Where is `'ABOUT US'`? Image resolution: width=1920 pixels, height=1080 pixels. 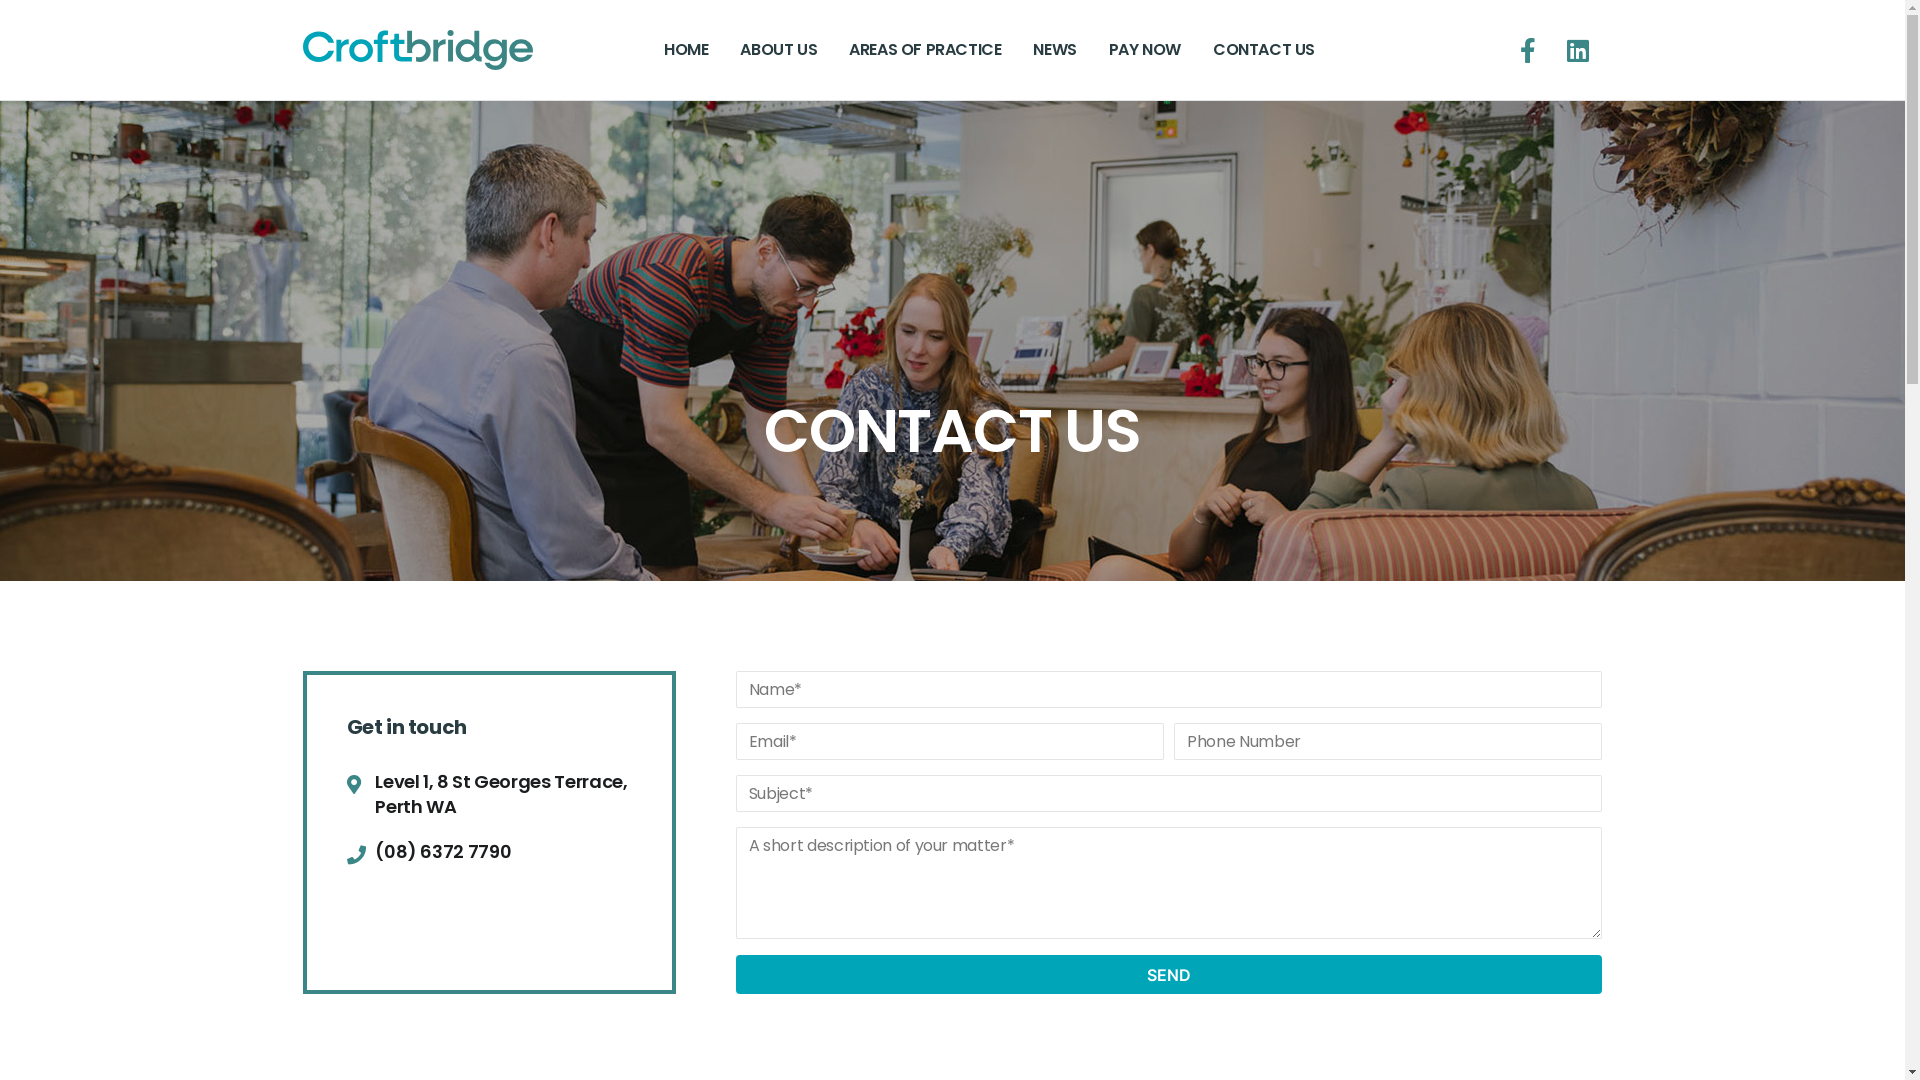 'ABOUT US' is located at coordinates (777, 49).